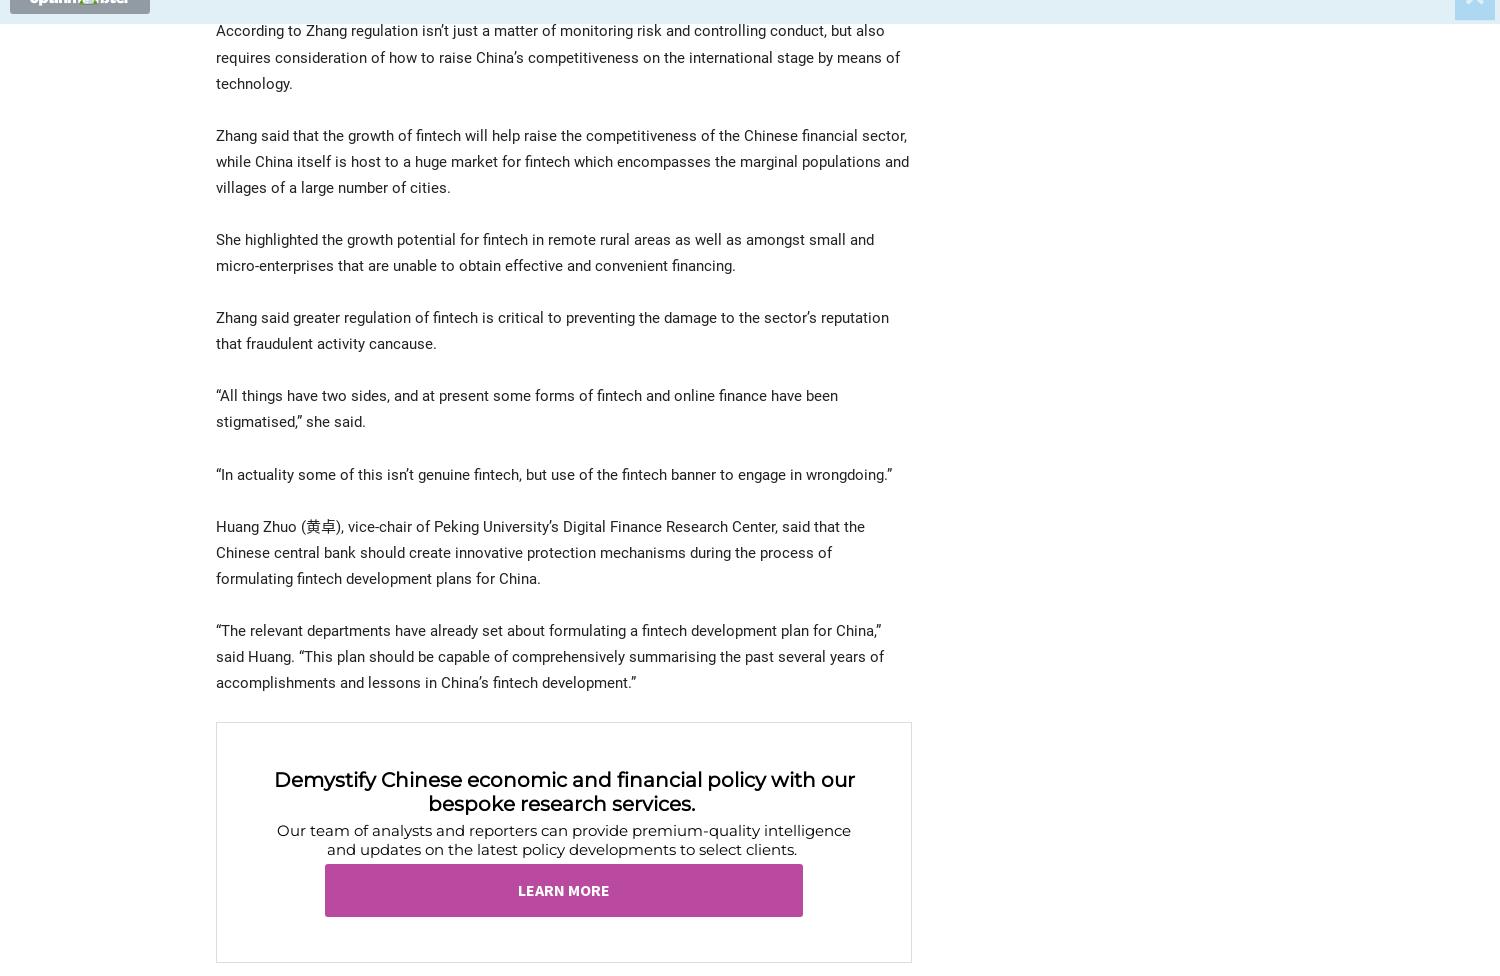  What do you see at coordinates (558, 56) in the screenshot?
I see `'According to Zhang regulation isn’t just a matter of monitoring risk and controlling conduct, but also requires consideration of how to raise China’s competitiveness on the international stage by means of technology.'` at bounding box center [558, 56].